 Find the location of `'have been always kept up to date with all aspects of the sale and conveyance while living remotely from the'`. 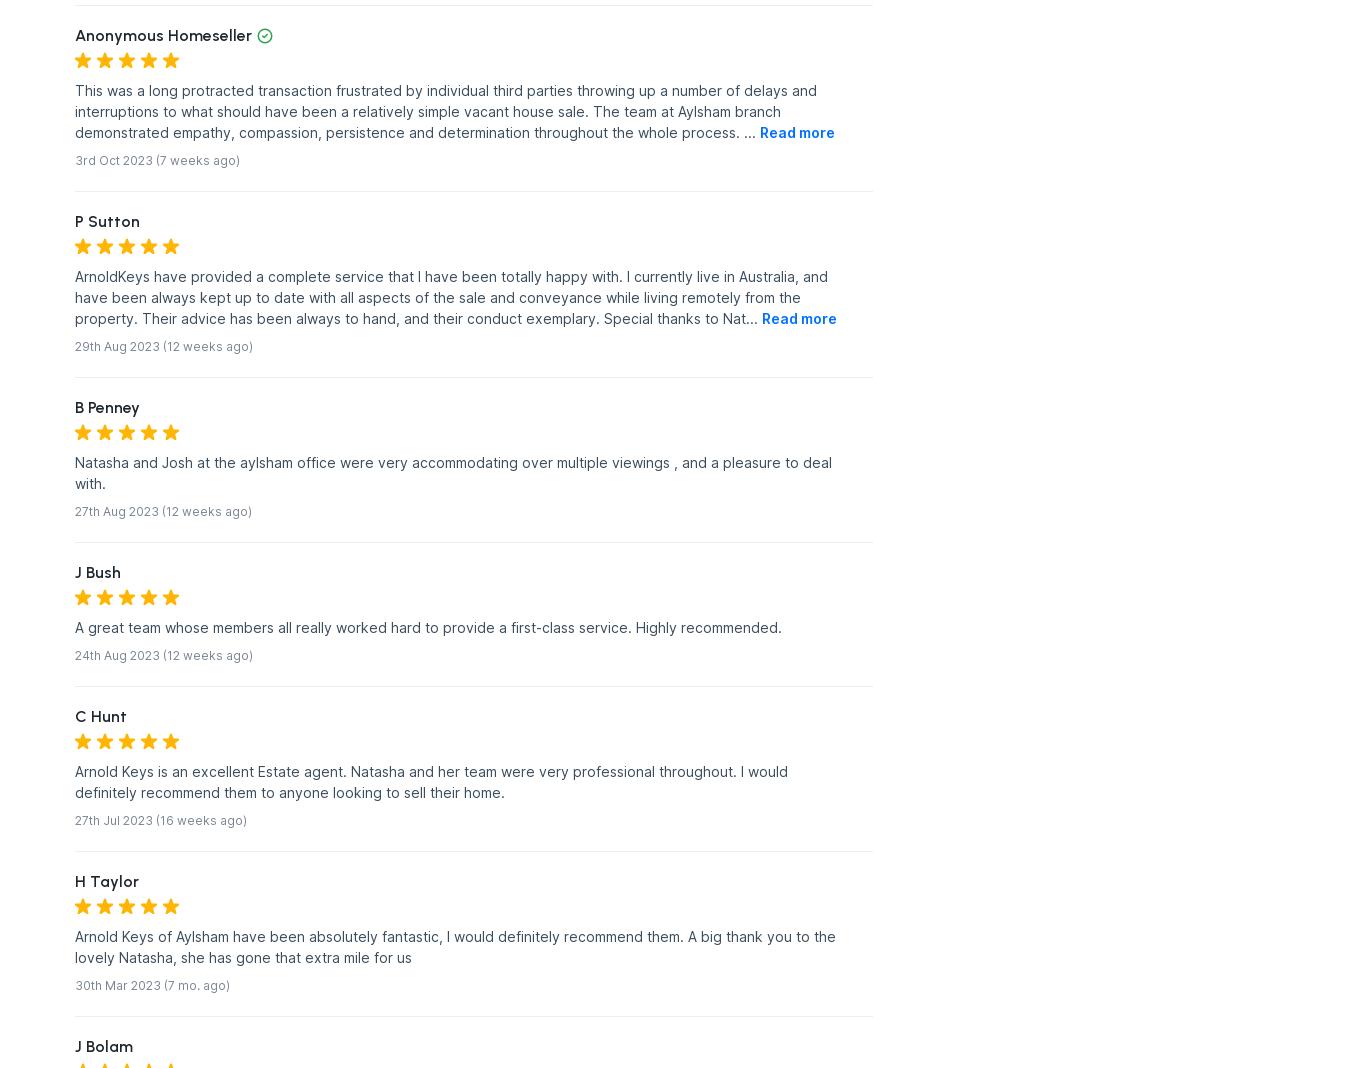

'have been always kept up to date with all aspects of the sale and conveyance while living remotely from the' is located at coordinates (436, 296).